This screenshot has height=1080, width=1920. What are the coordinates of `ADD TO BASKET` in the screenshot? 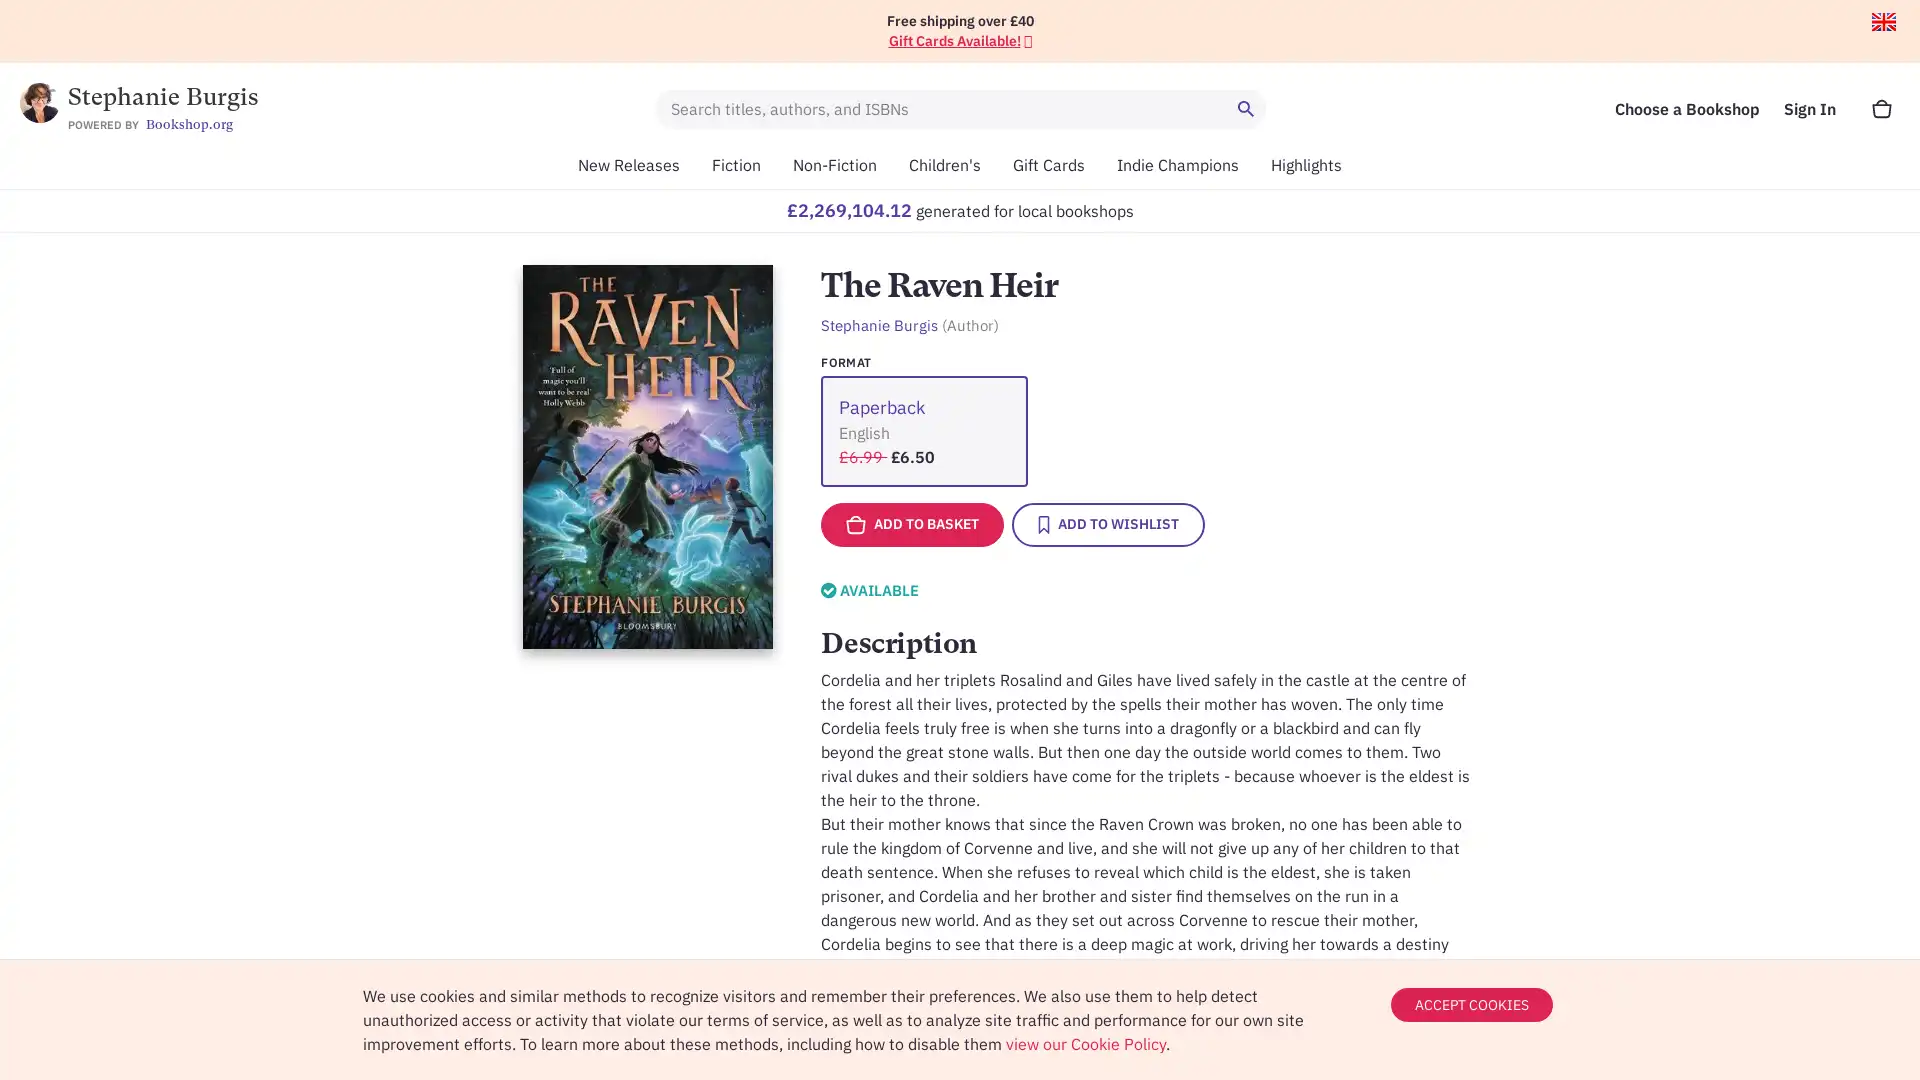 It's located at (916, 523).